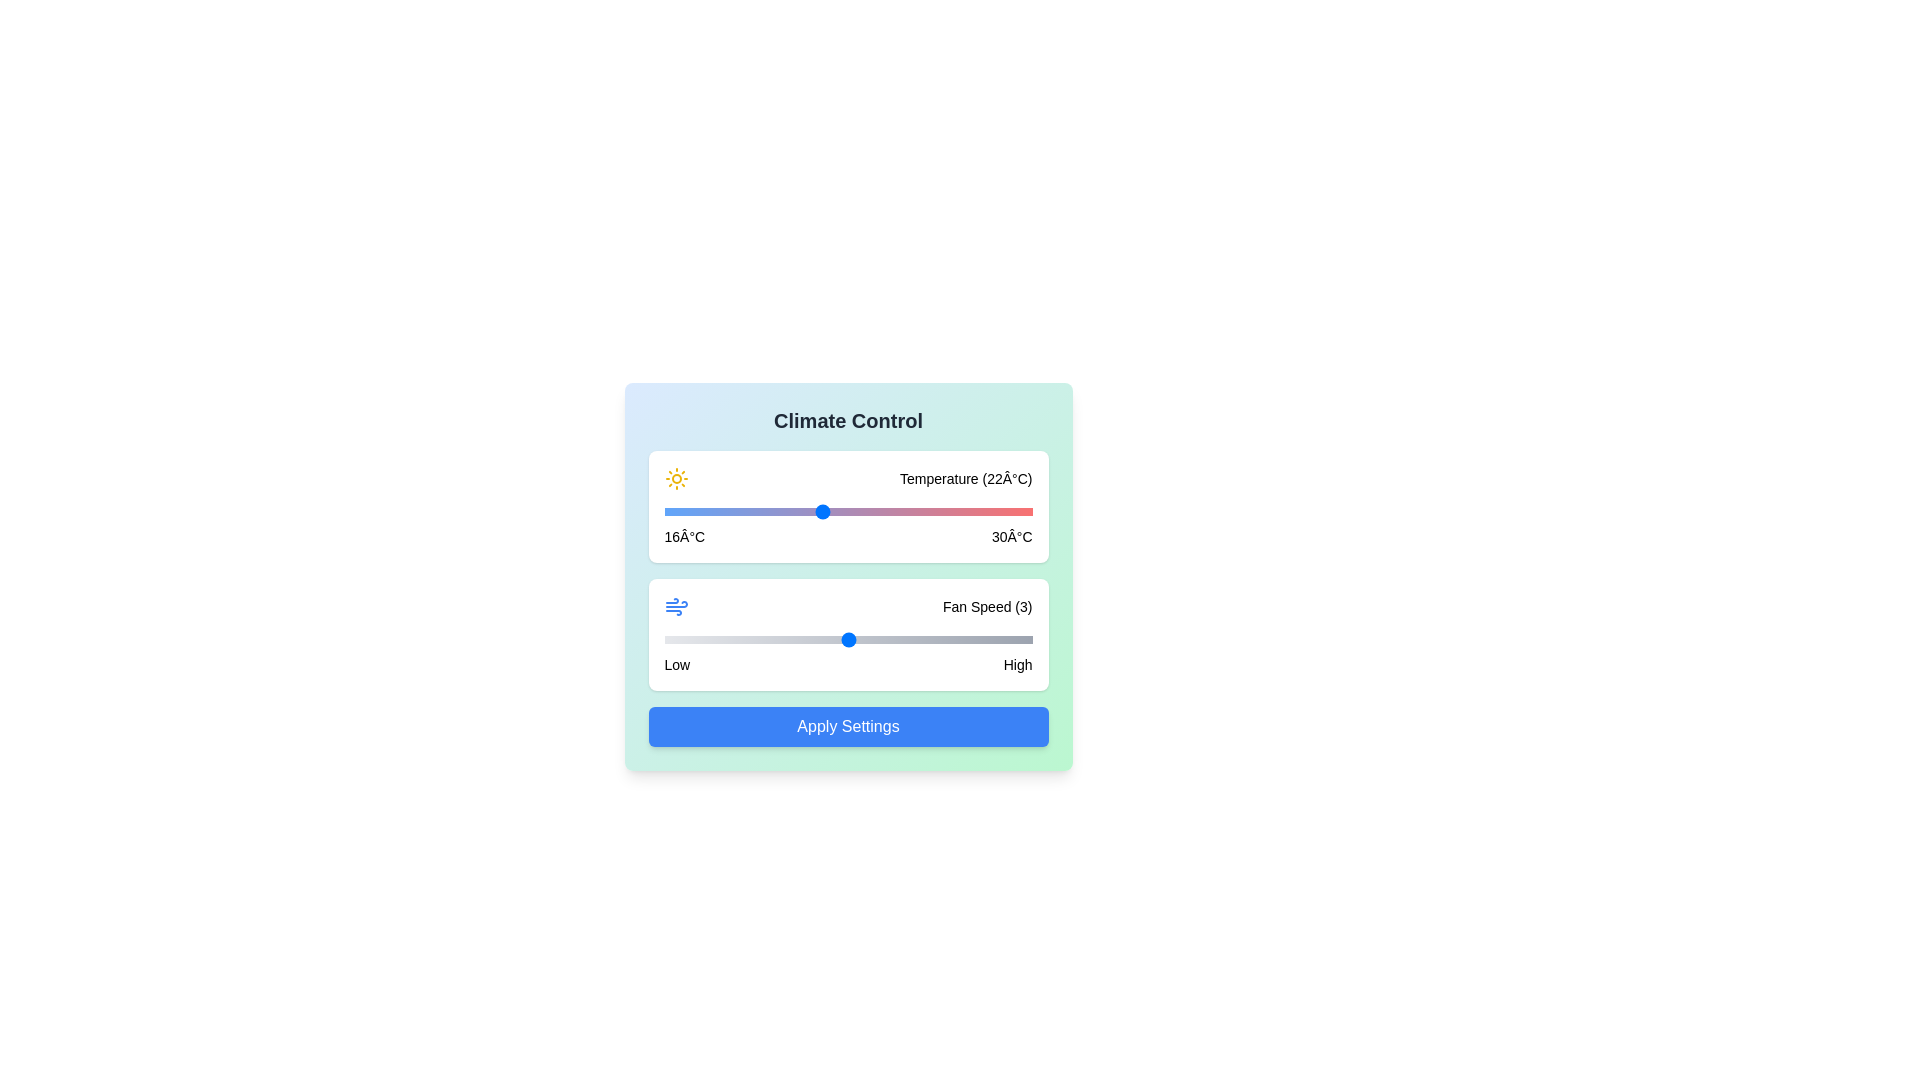  I want to click on the temperature slider to 21 degrees Celsius, so click(794, 511).